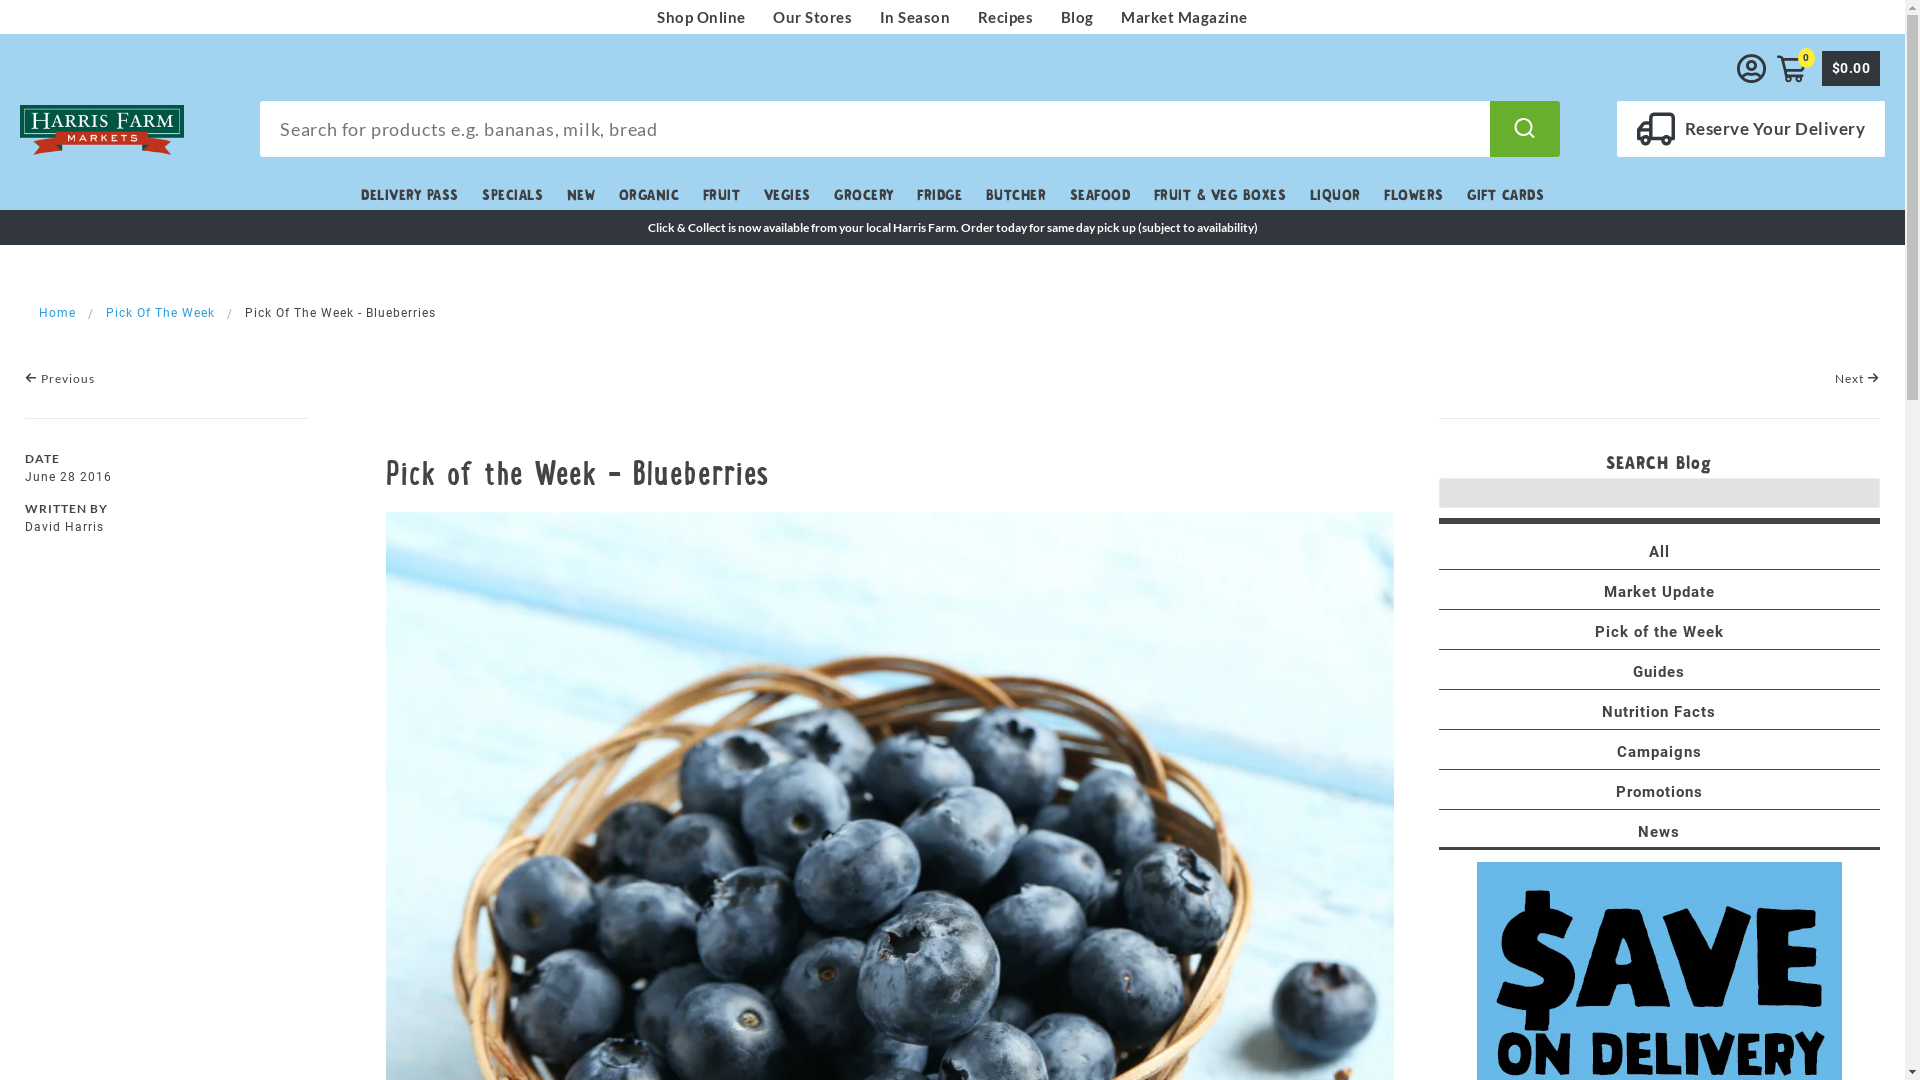 This screenshot has height=1080, width=1920. What do you see at coordinates (1794, 68) in the screenshot?
I see `'0'` at bounding box center [1794, 68].